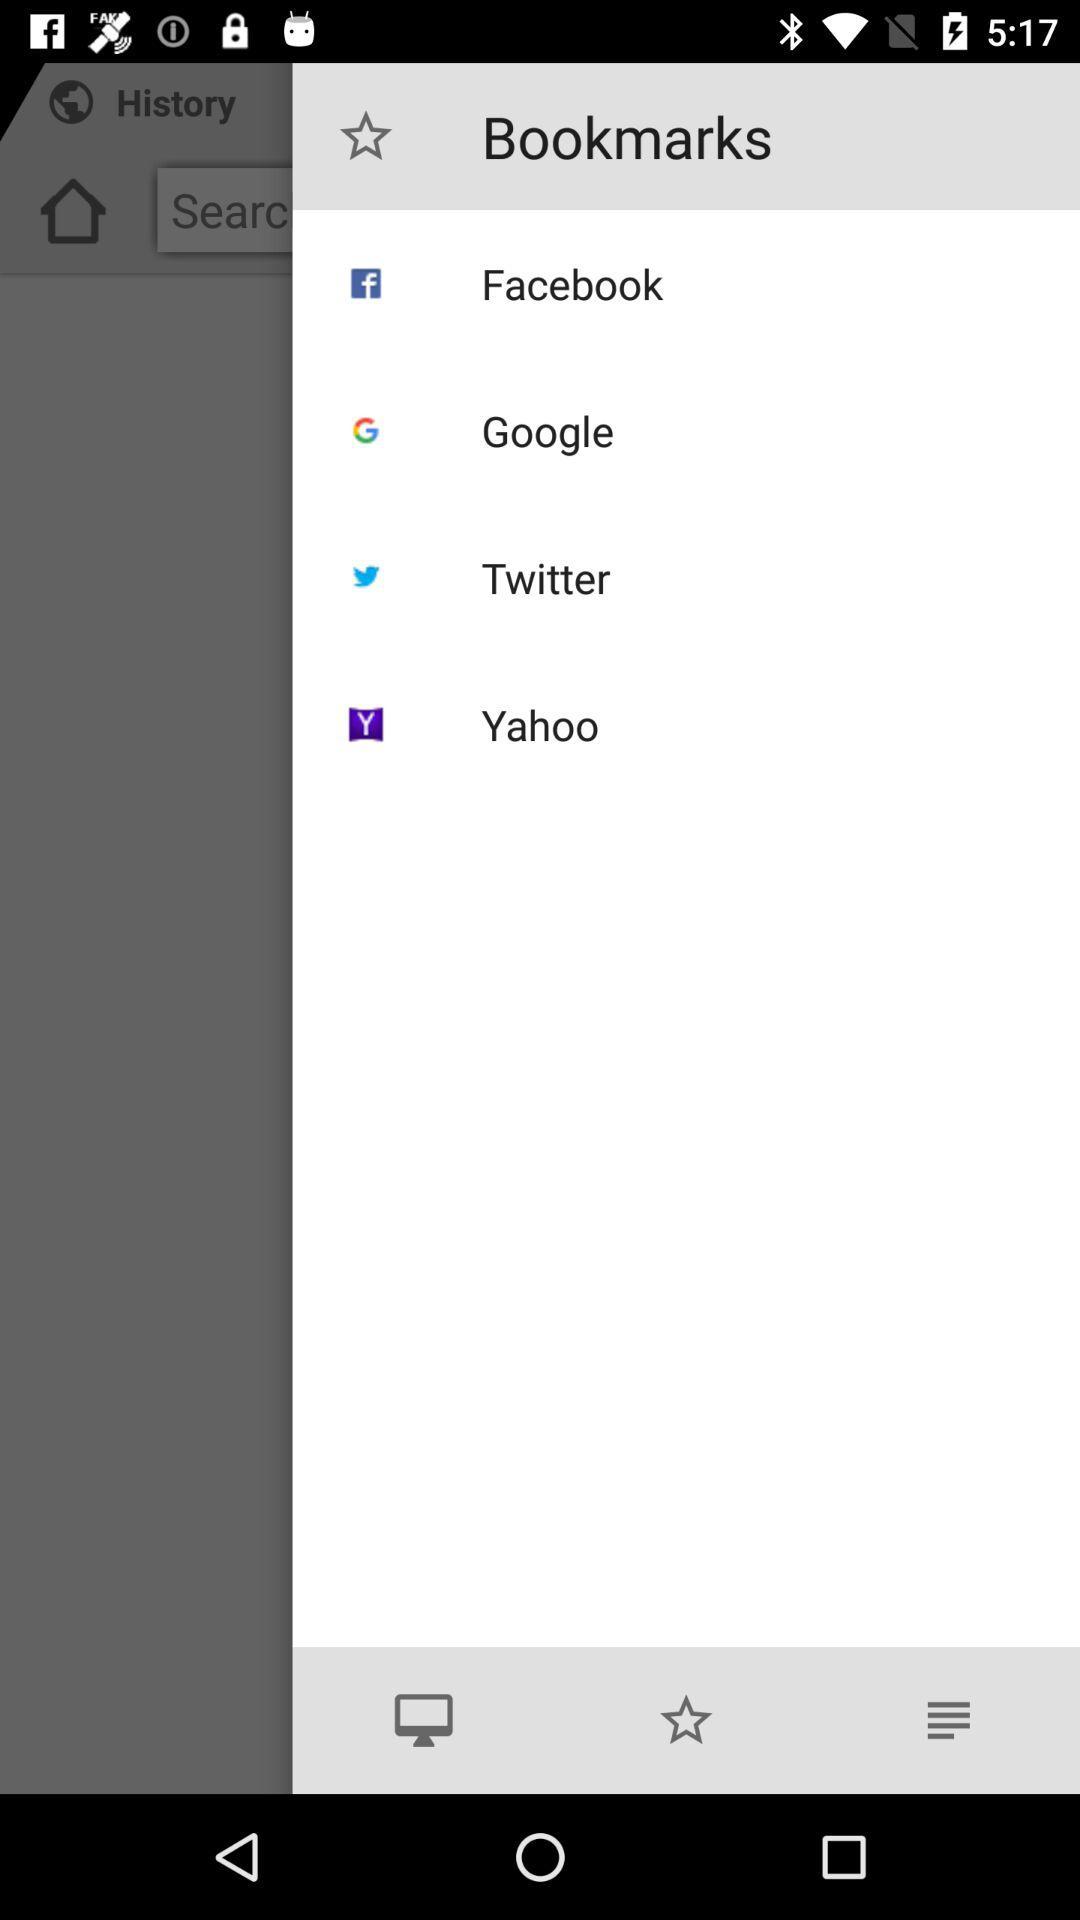  What do you see at coordinates (72, 217) in the screenshot?
I see `home icon which is on the top left corner of page` at bounding box center [72, 217].